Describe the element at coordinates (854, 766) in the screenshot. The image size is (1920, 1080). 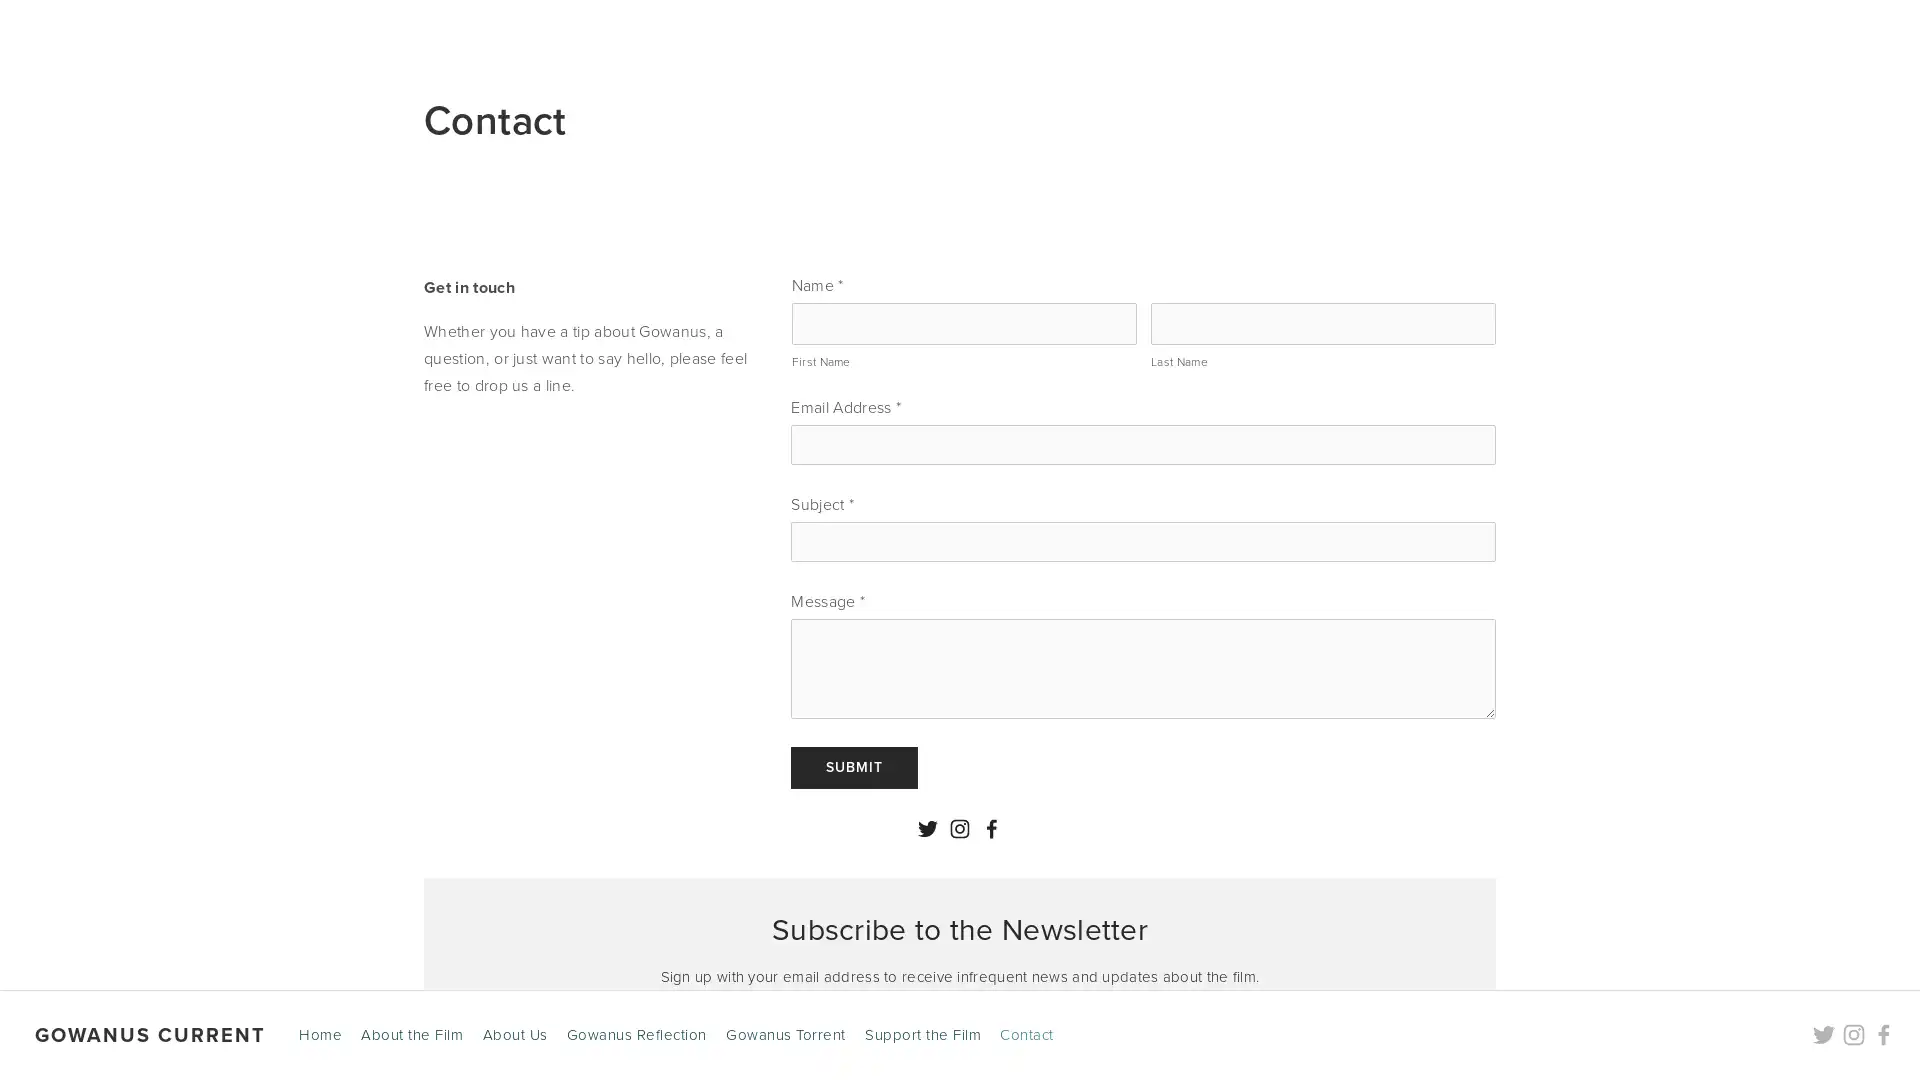
I see `Submit` at that location.